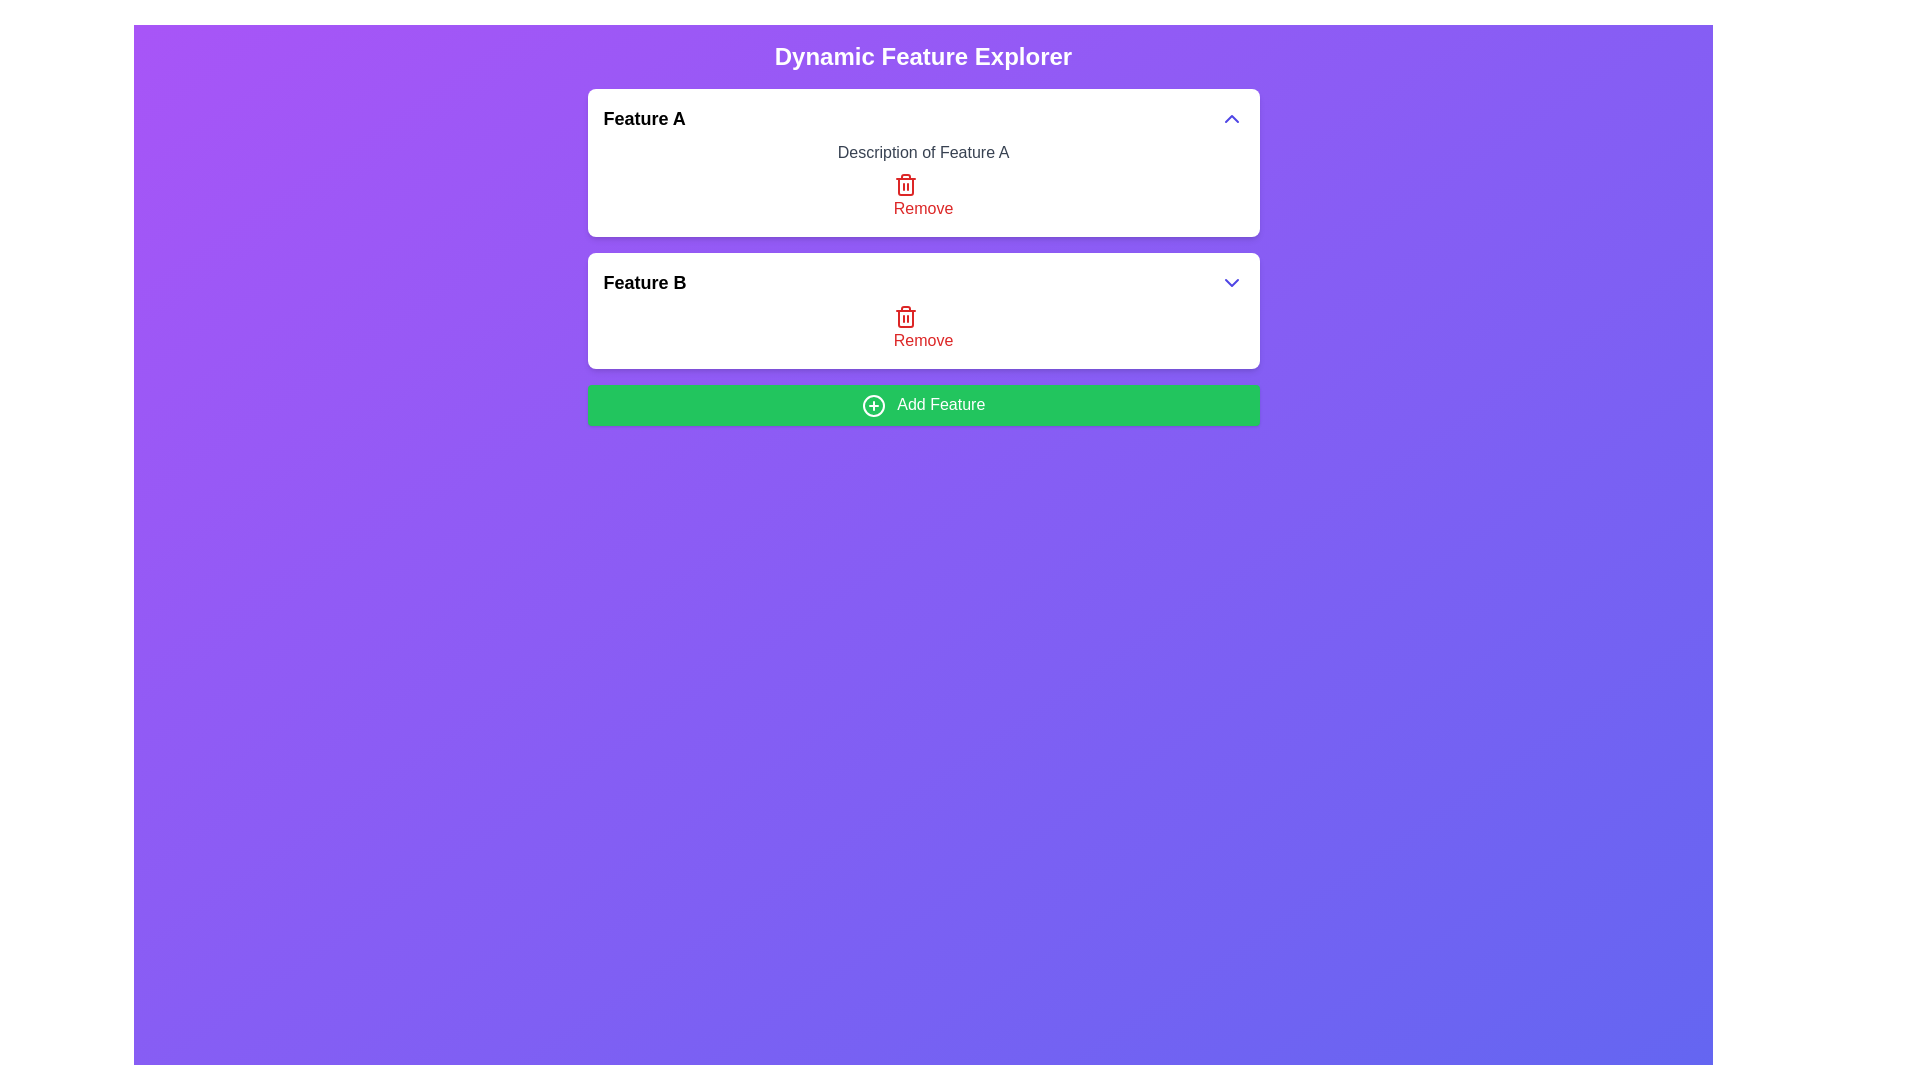  I want to click on the button located at the bottom of the interface, centered horizontally, so click(922, 405).